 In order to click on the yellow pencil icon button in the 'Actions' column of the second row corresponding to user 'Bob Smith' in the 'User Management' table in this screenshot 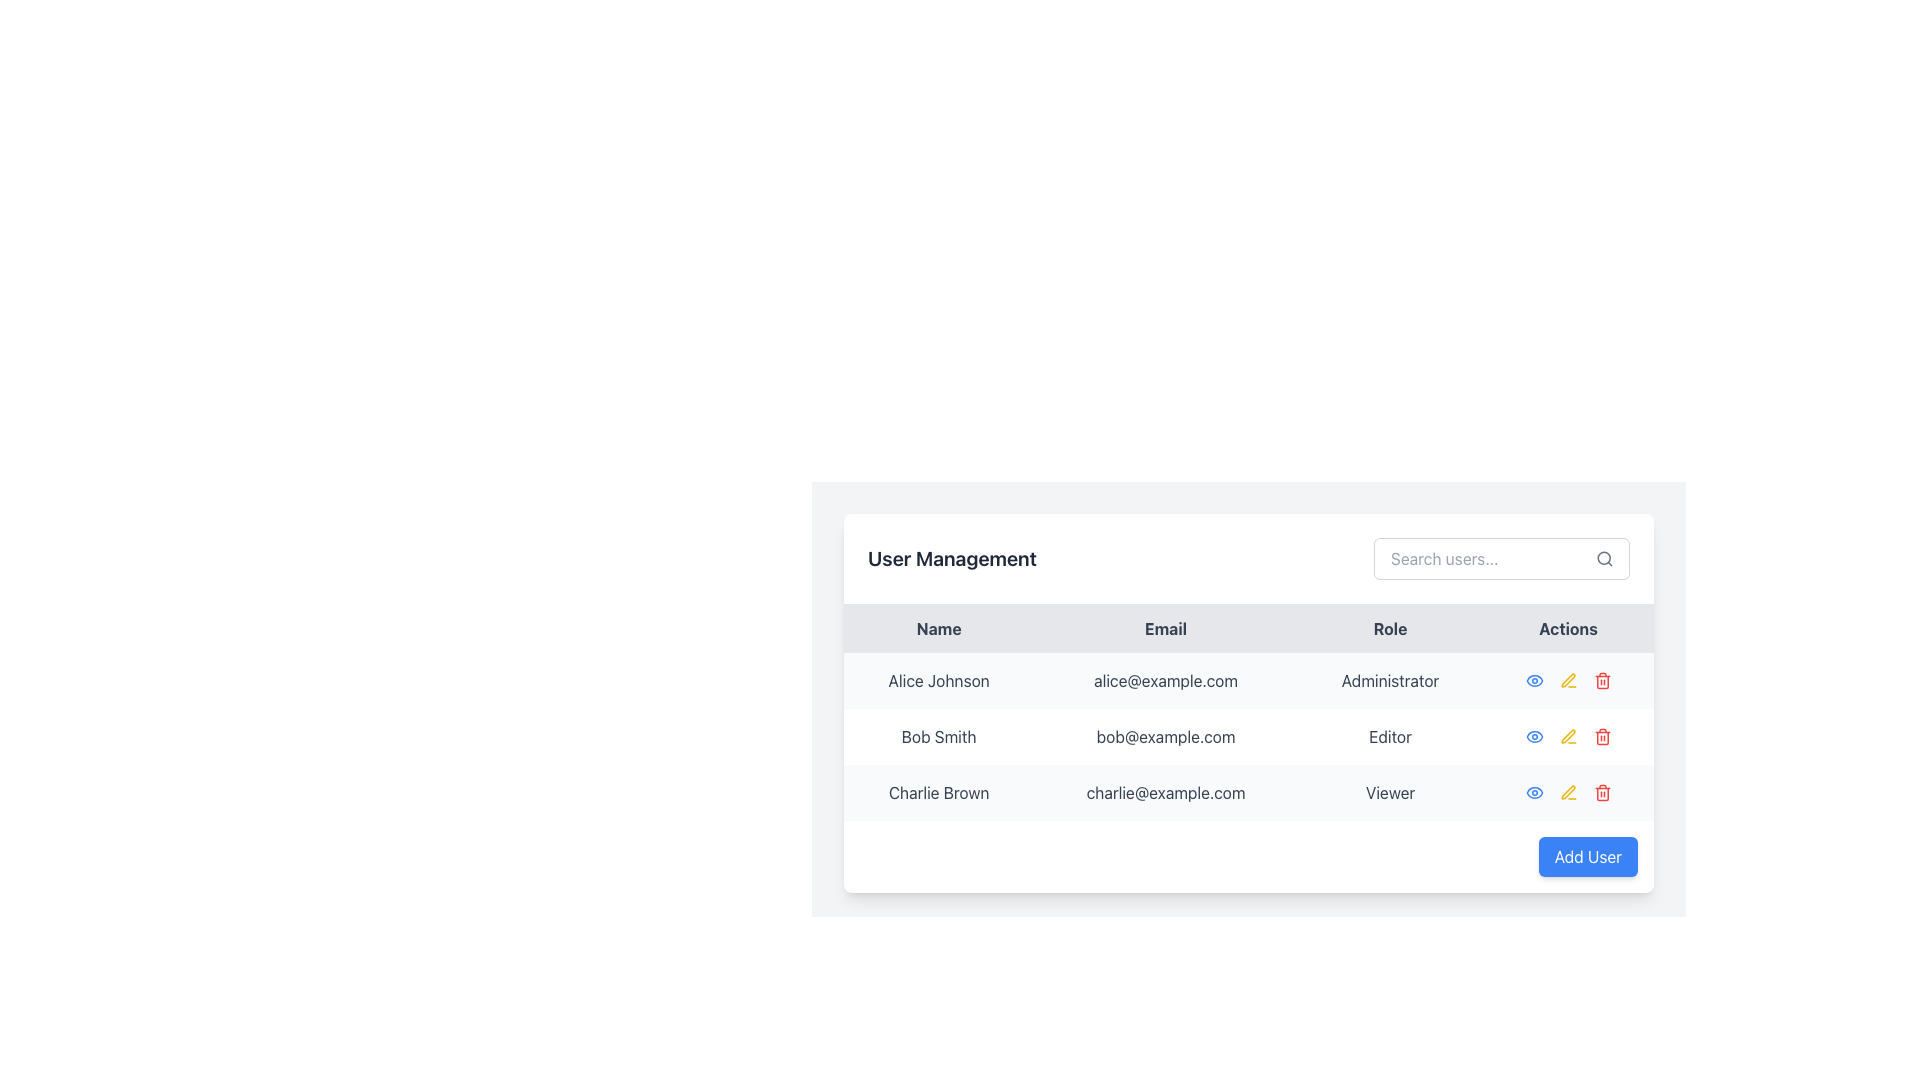, I will do `click(1567, 736)`.